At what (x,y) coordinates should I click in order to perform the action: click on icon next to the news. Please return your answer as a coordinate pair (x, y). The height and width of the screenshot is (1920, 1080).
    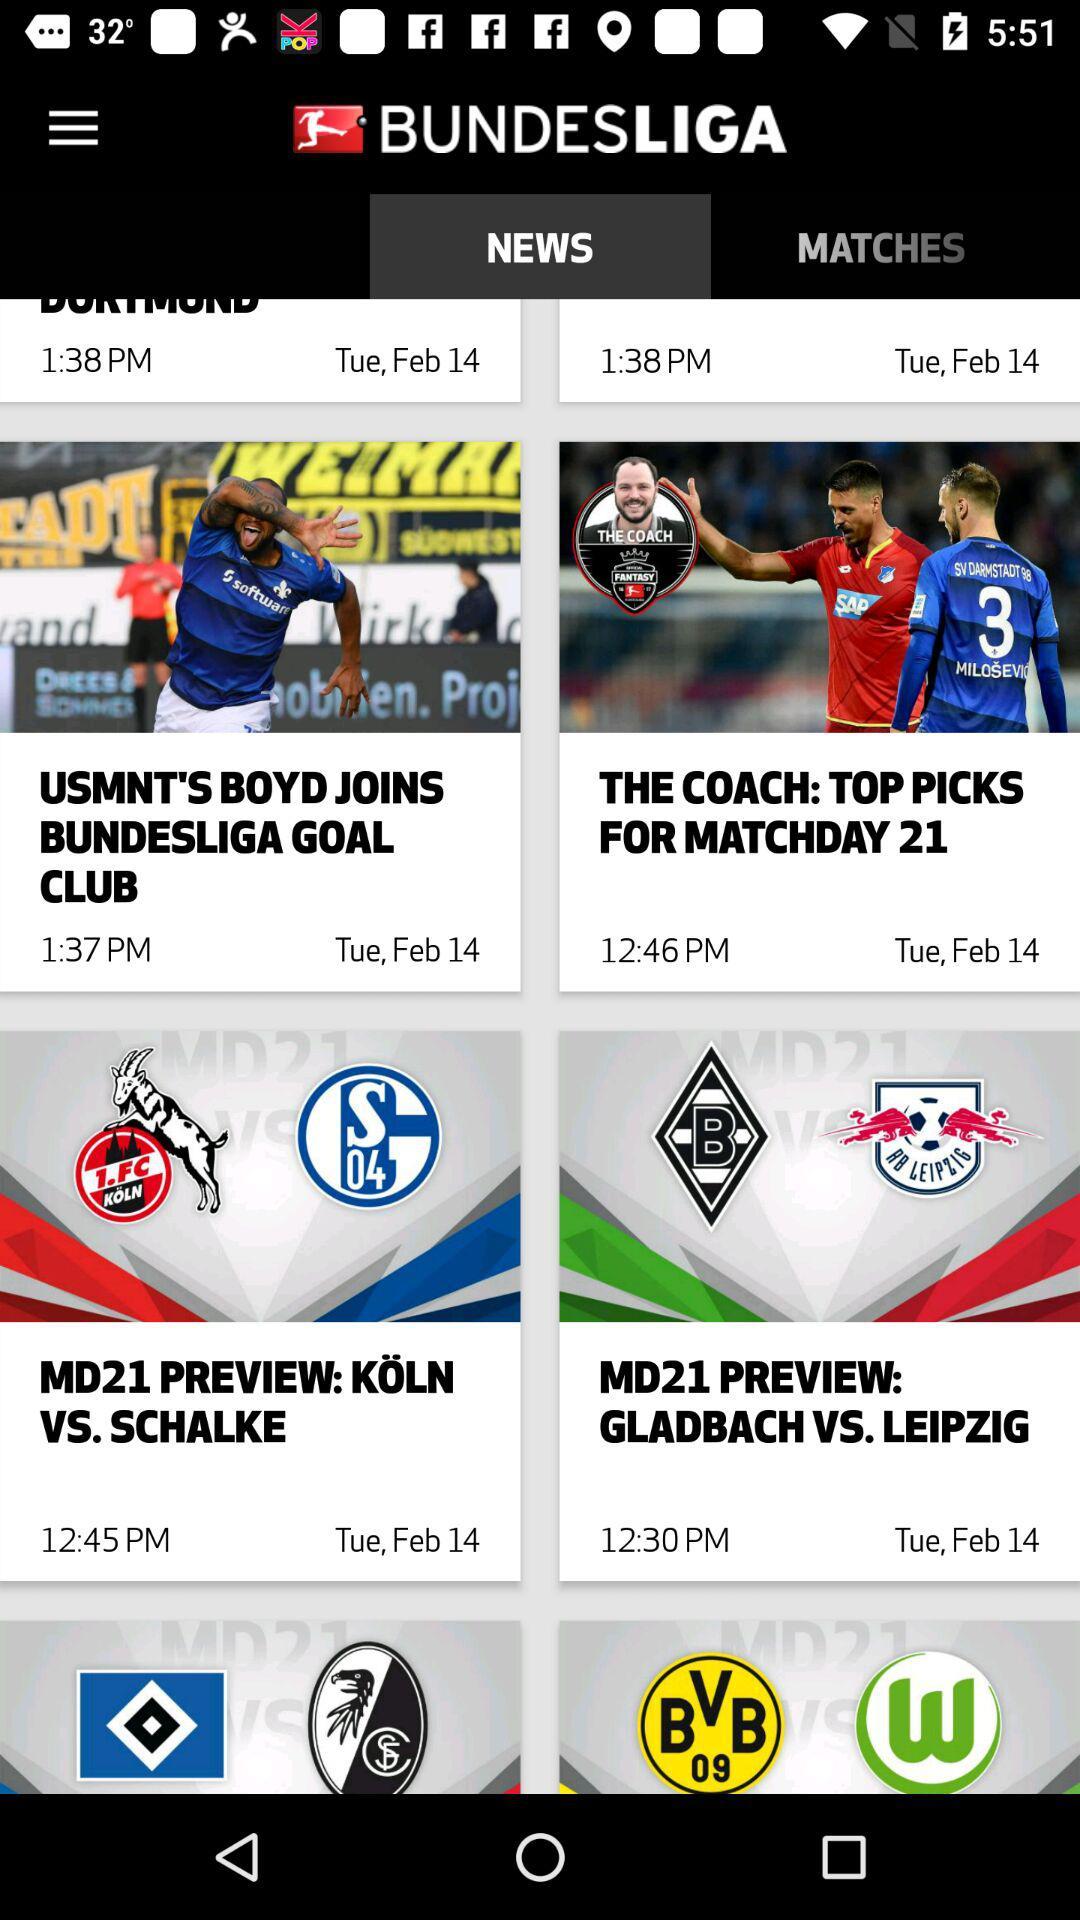
    Looking at the image, I should click on (880, 245).